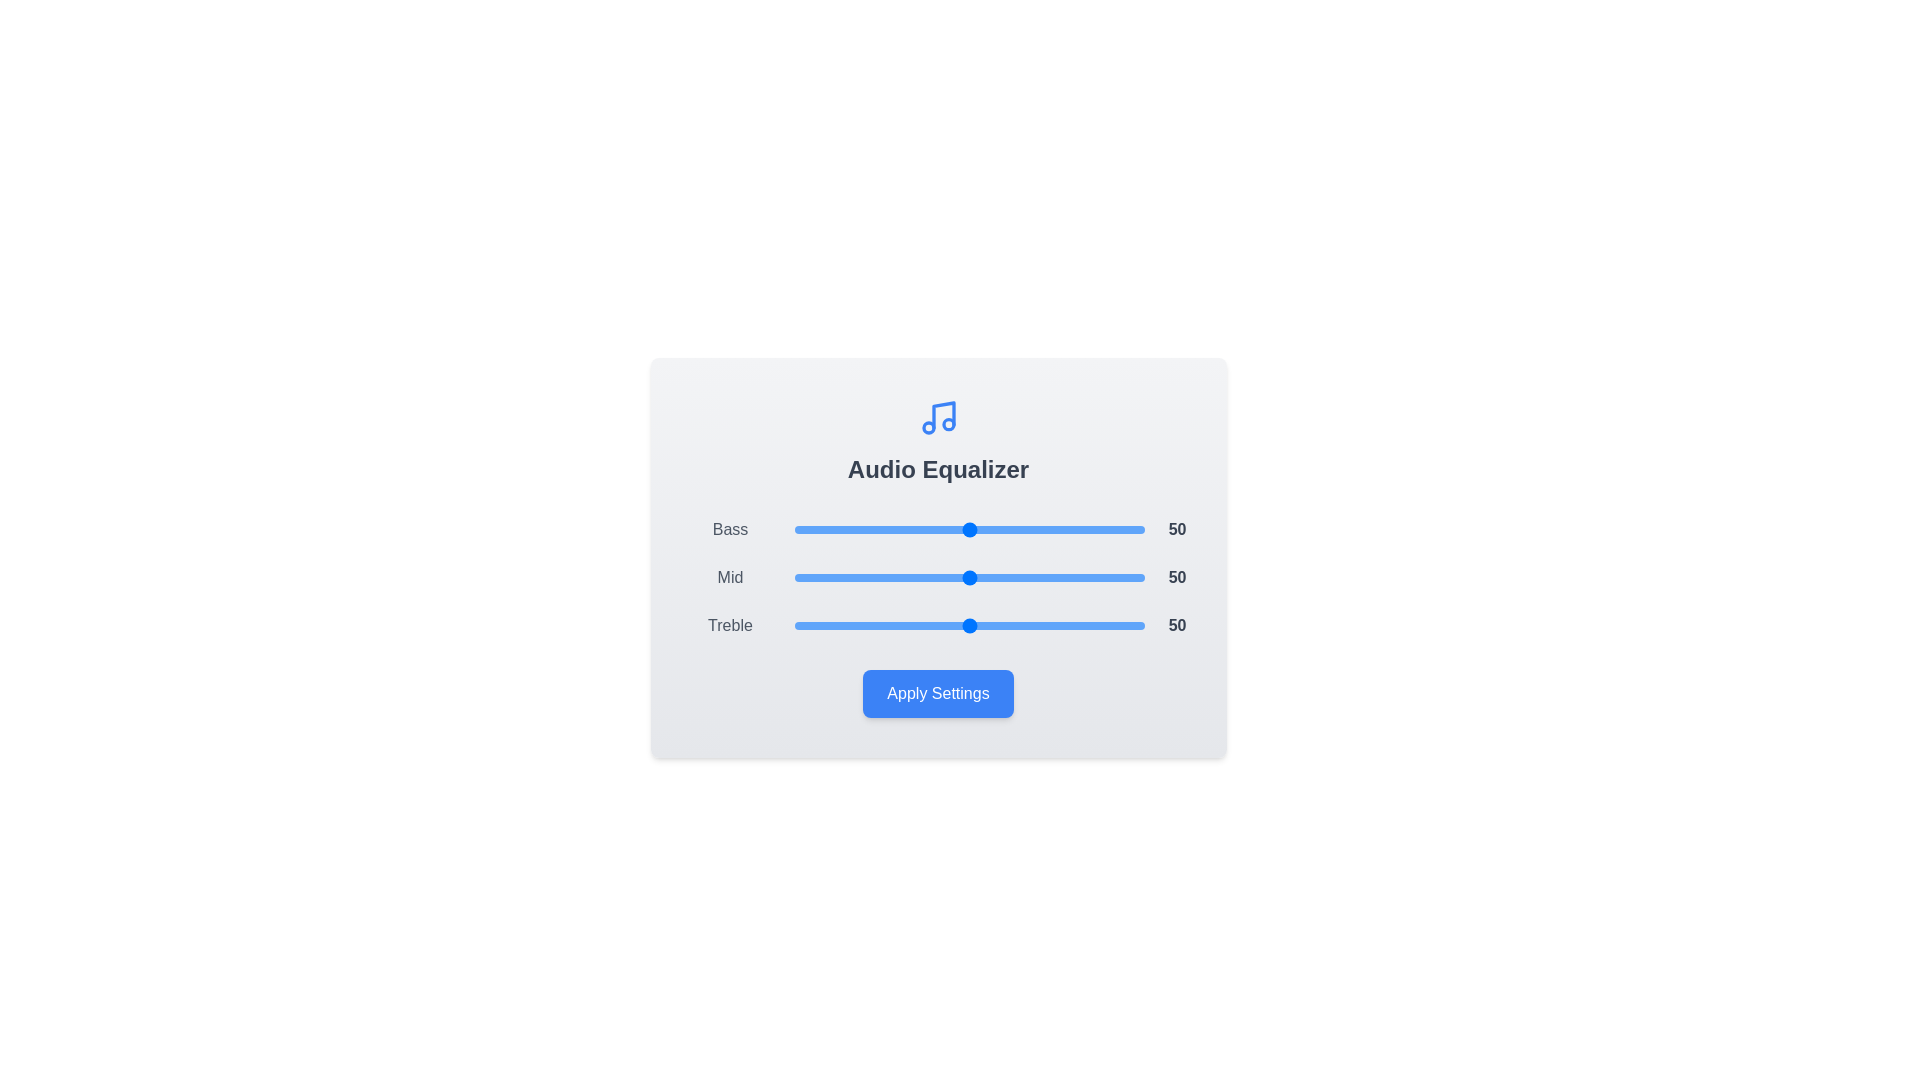  Describe the element at coordinates (962, 528) in the screenshot. I see `the Bass slider to 48 percent` at that location.